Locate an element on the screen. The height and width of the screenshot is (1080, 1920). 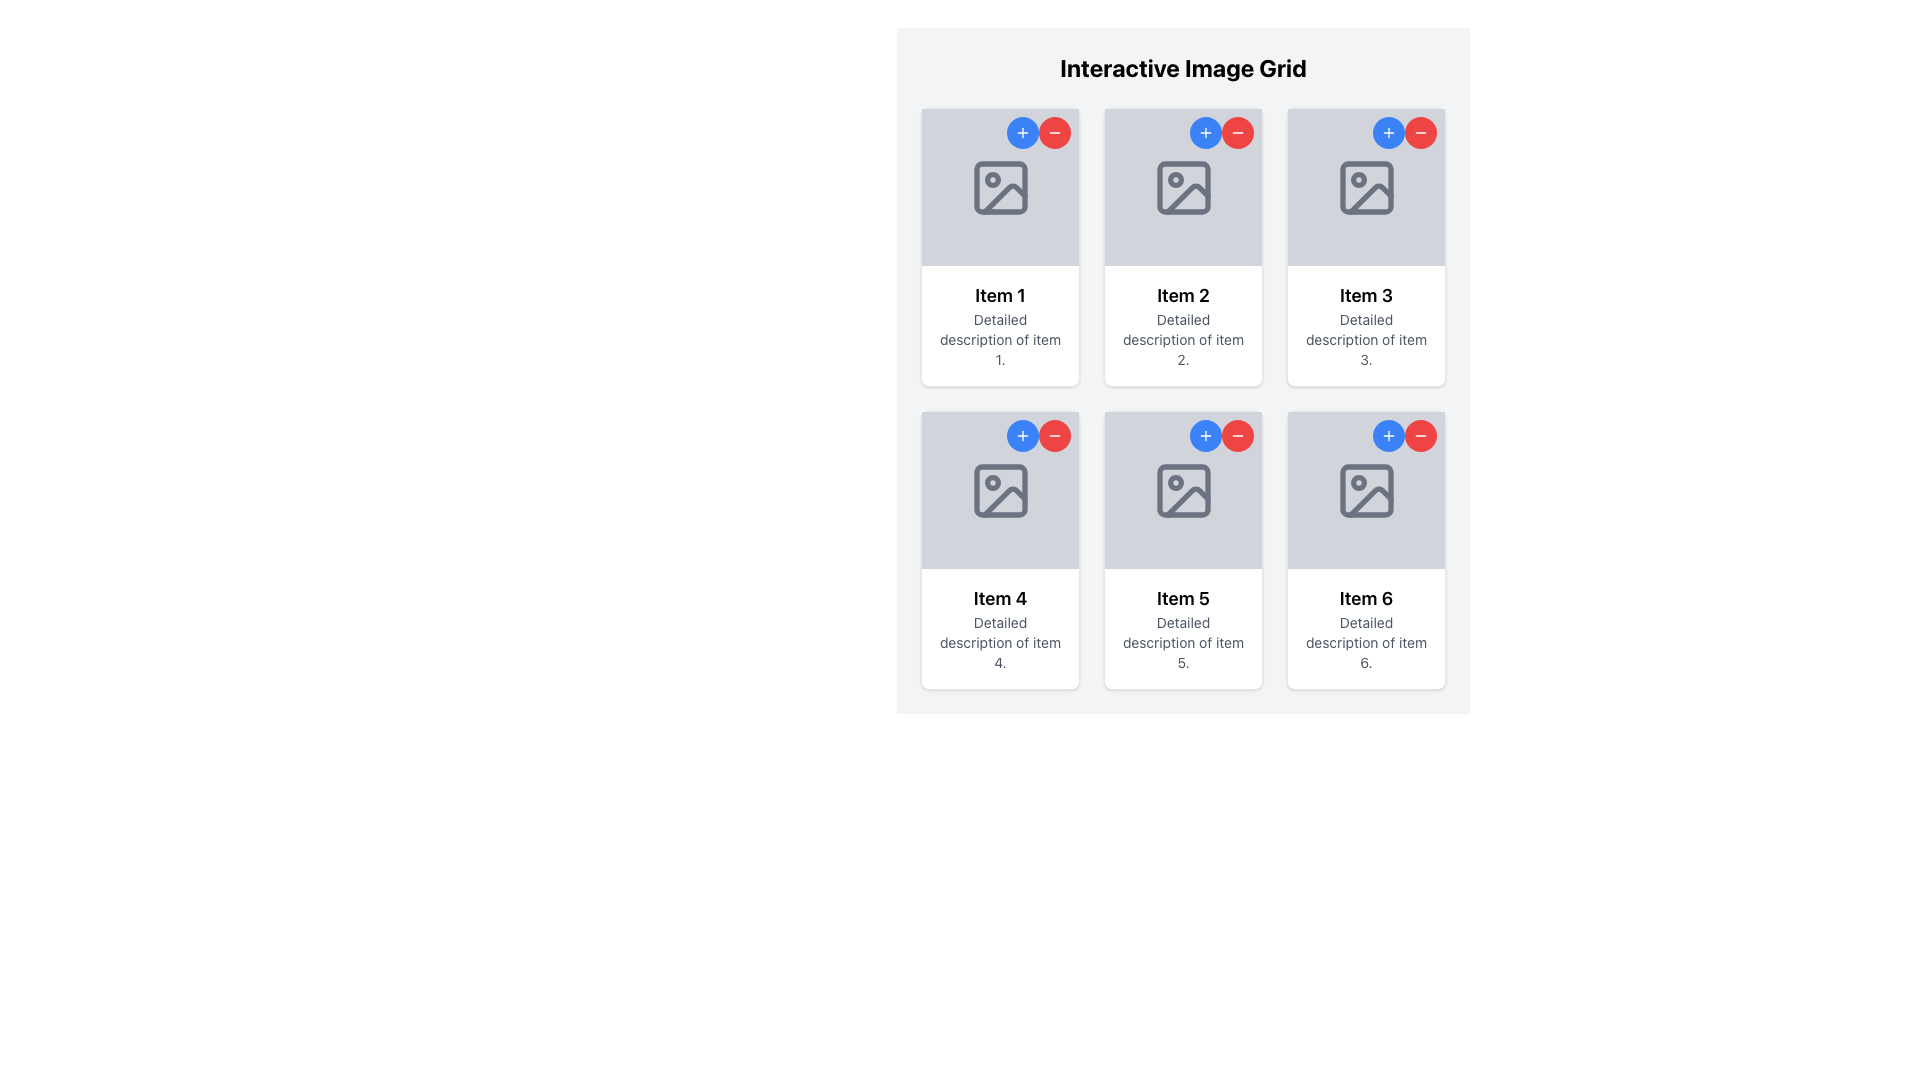
the Image Placeholder located in the top row, first column of the grid layout, which visually represents an image related to 'Item 1' is located at coordinates (999, 186).